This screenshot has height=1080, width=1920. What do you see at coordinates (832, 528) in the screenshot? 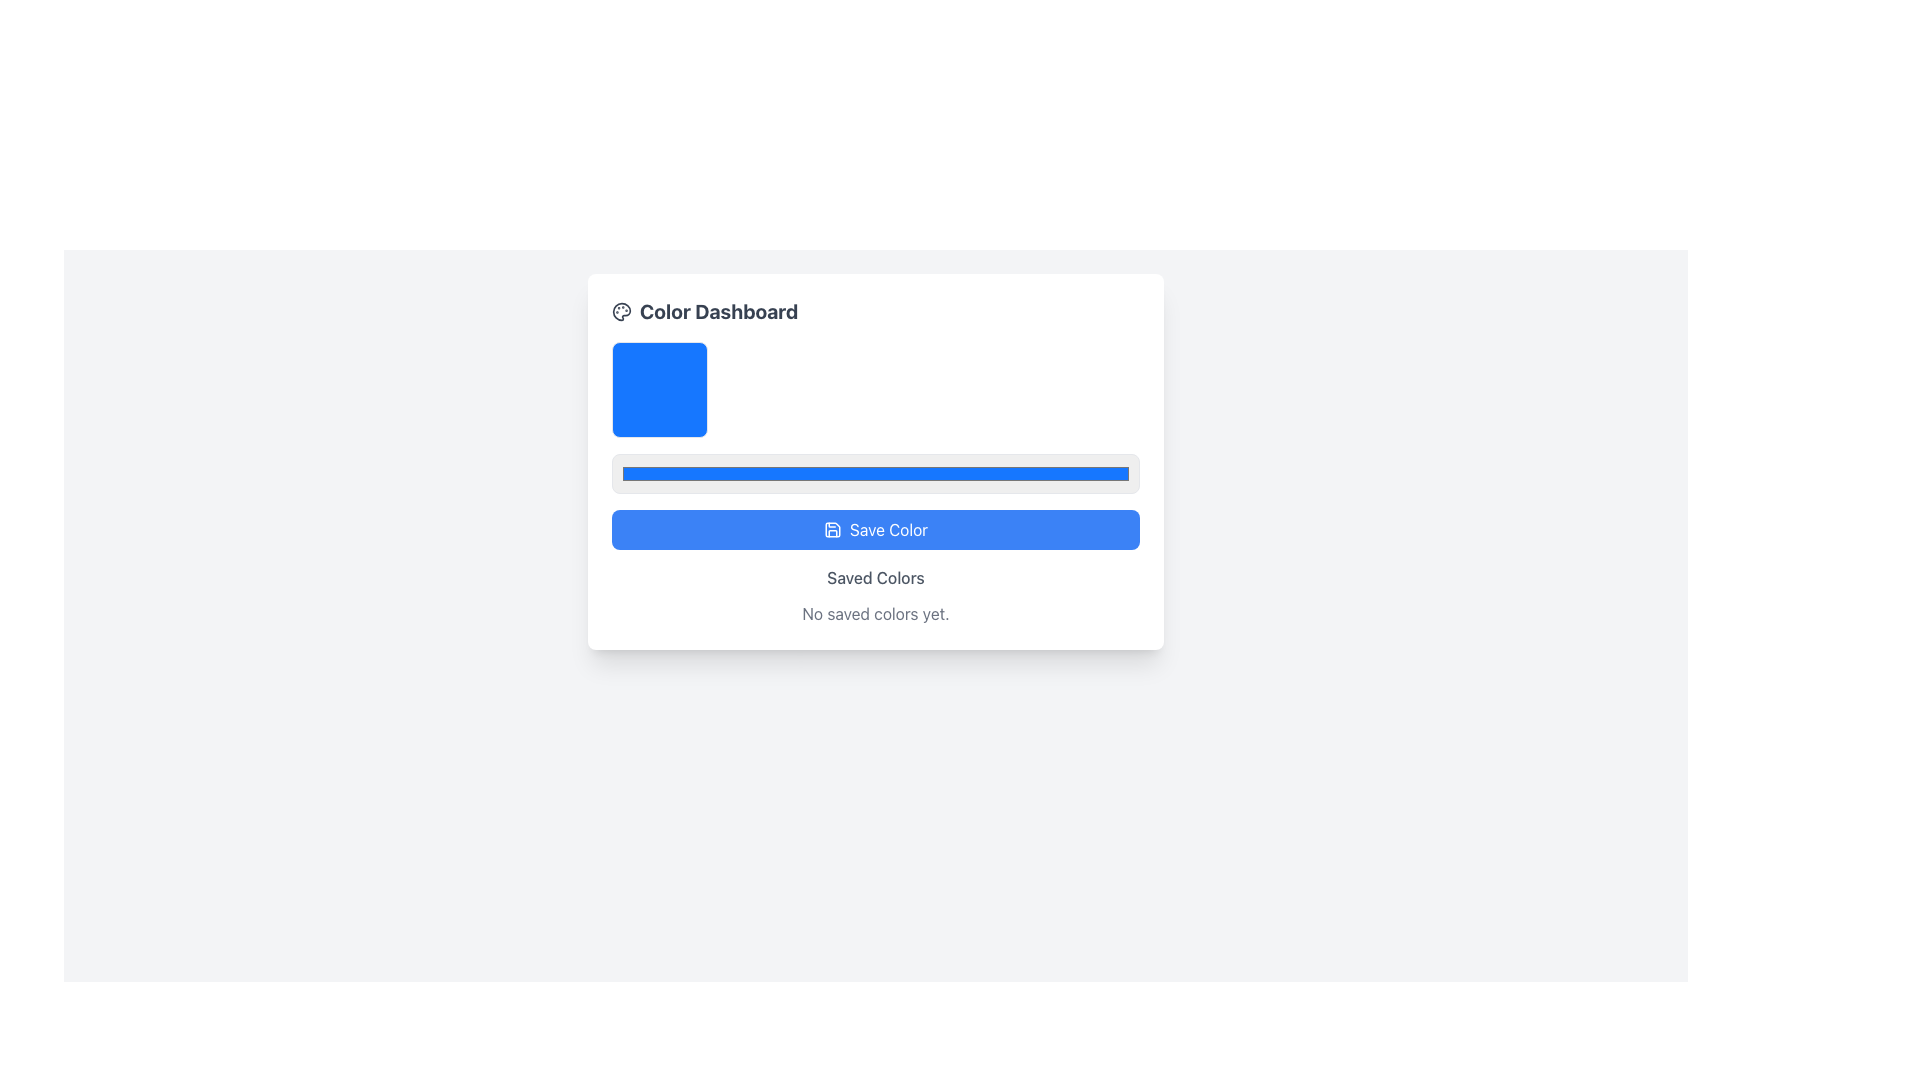
I see `the 'Save Color' button which contains a floppy disk icon with a blue background and white strokes` at bounding box center [832, 528].